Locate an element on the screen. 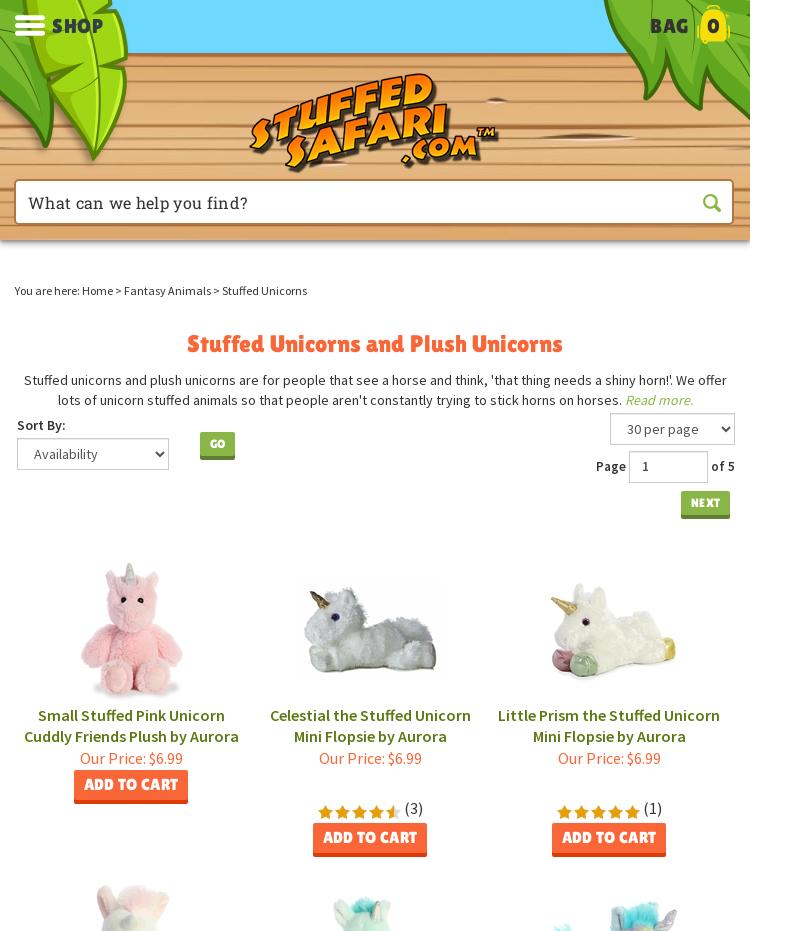 The height and width of the screenshot is (931, 803). 'Small Stuffed Pink Unicorn Cuddly Friends Plush by Aurora' is located at coordinates (22, 723).